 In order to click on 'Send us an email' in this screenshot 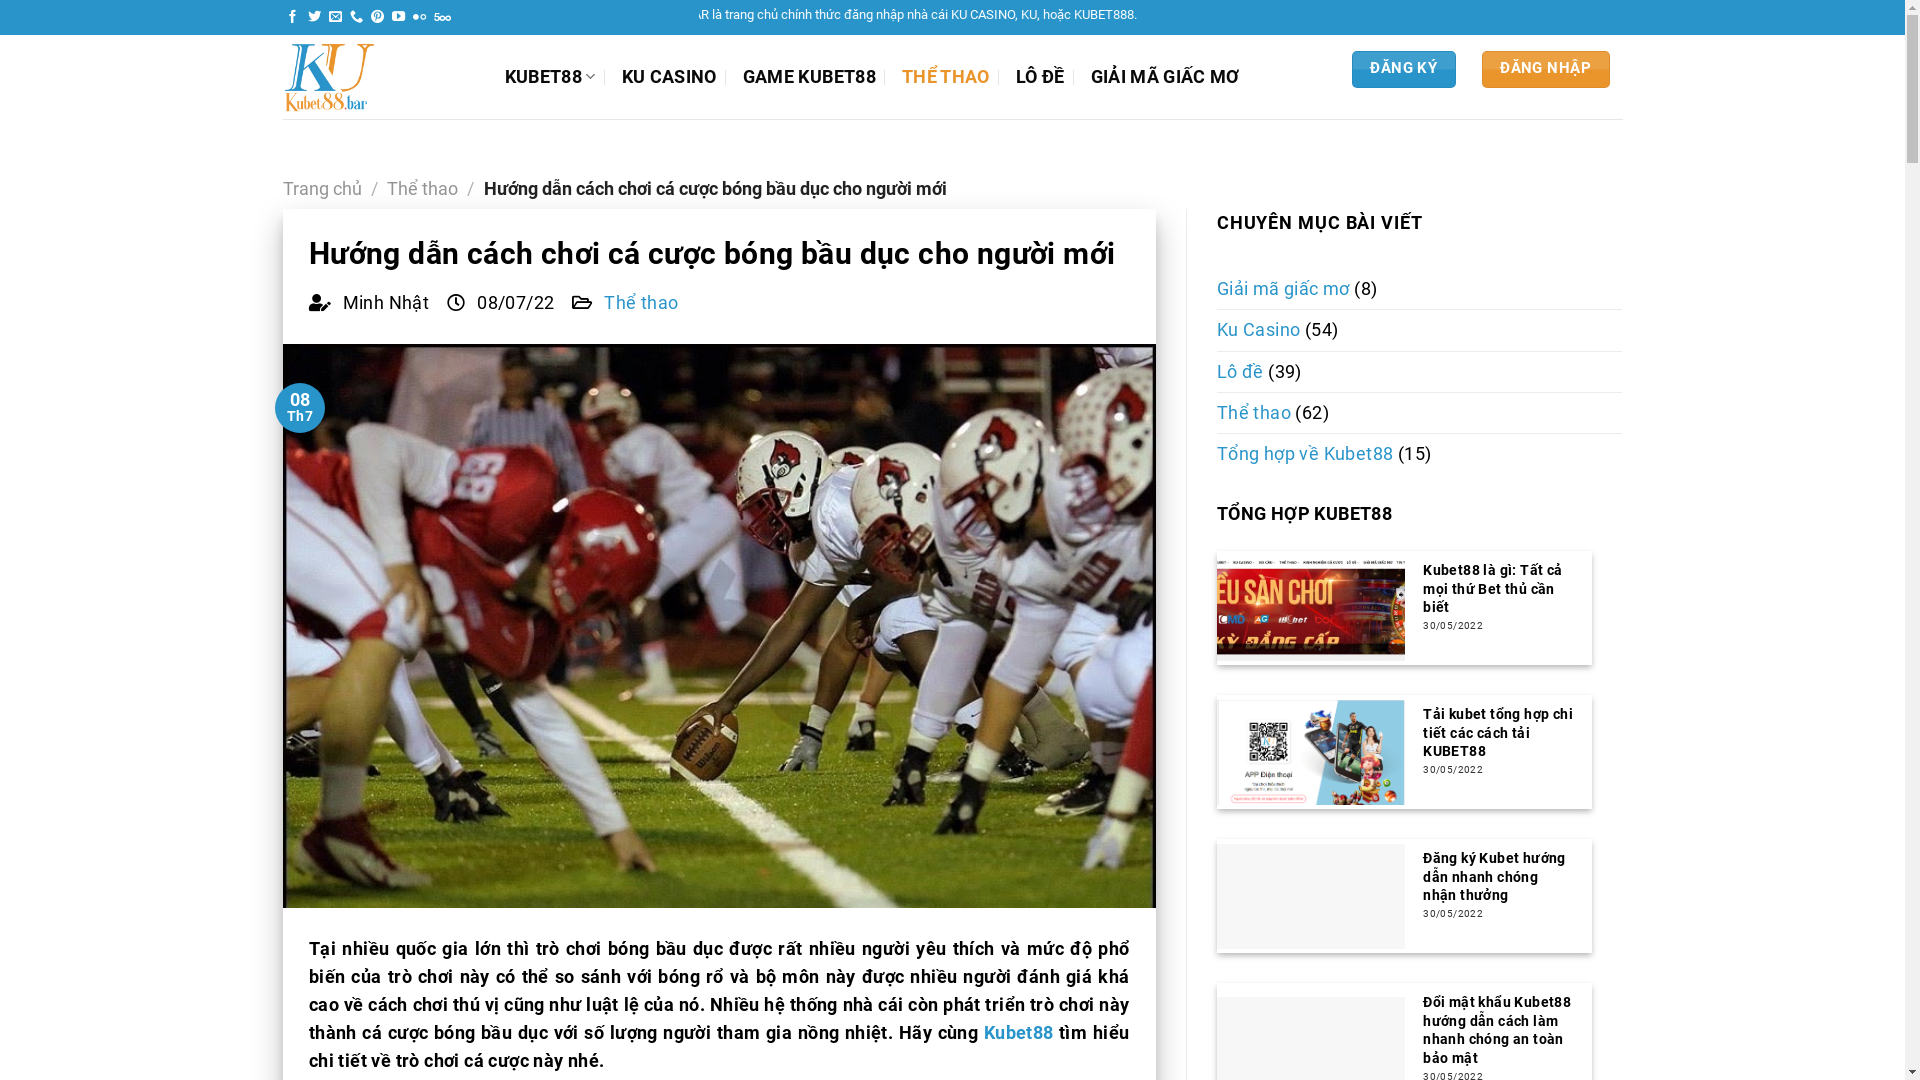, I will do `click(335, 17)`.